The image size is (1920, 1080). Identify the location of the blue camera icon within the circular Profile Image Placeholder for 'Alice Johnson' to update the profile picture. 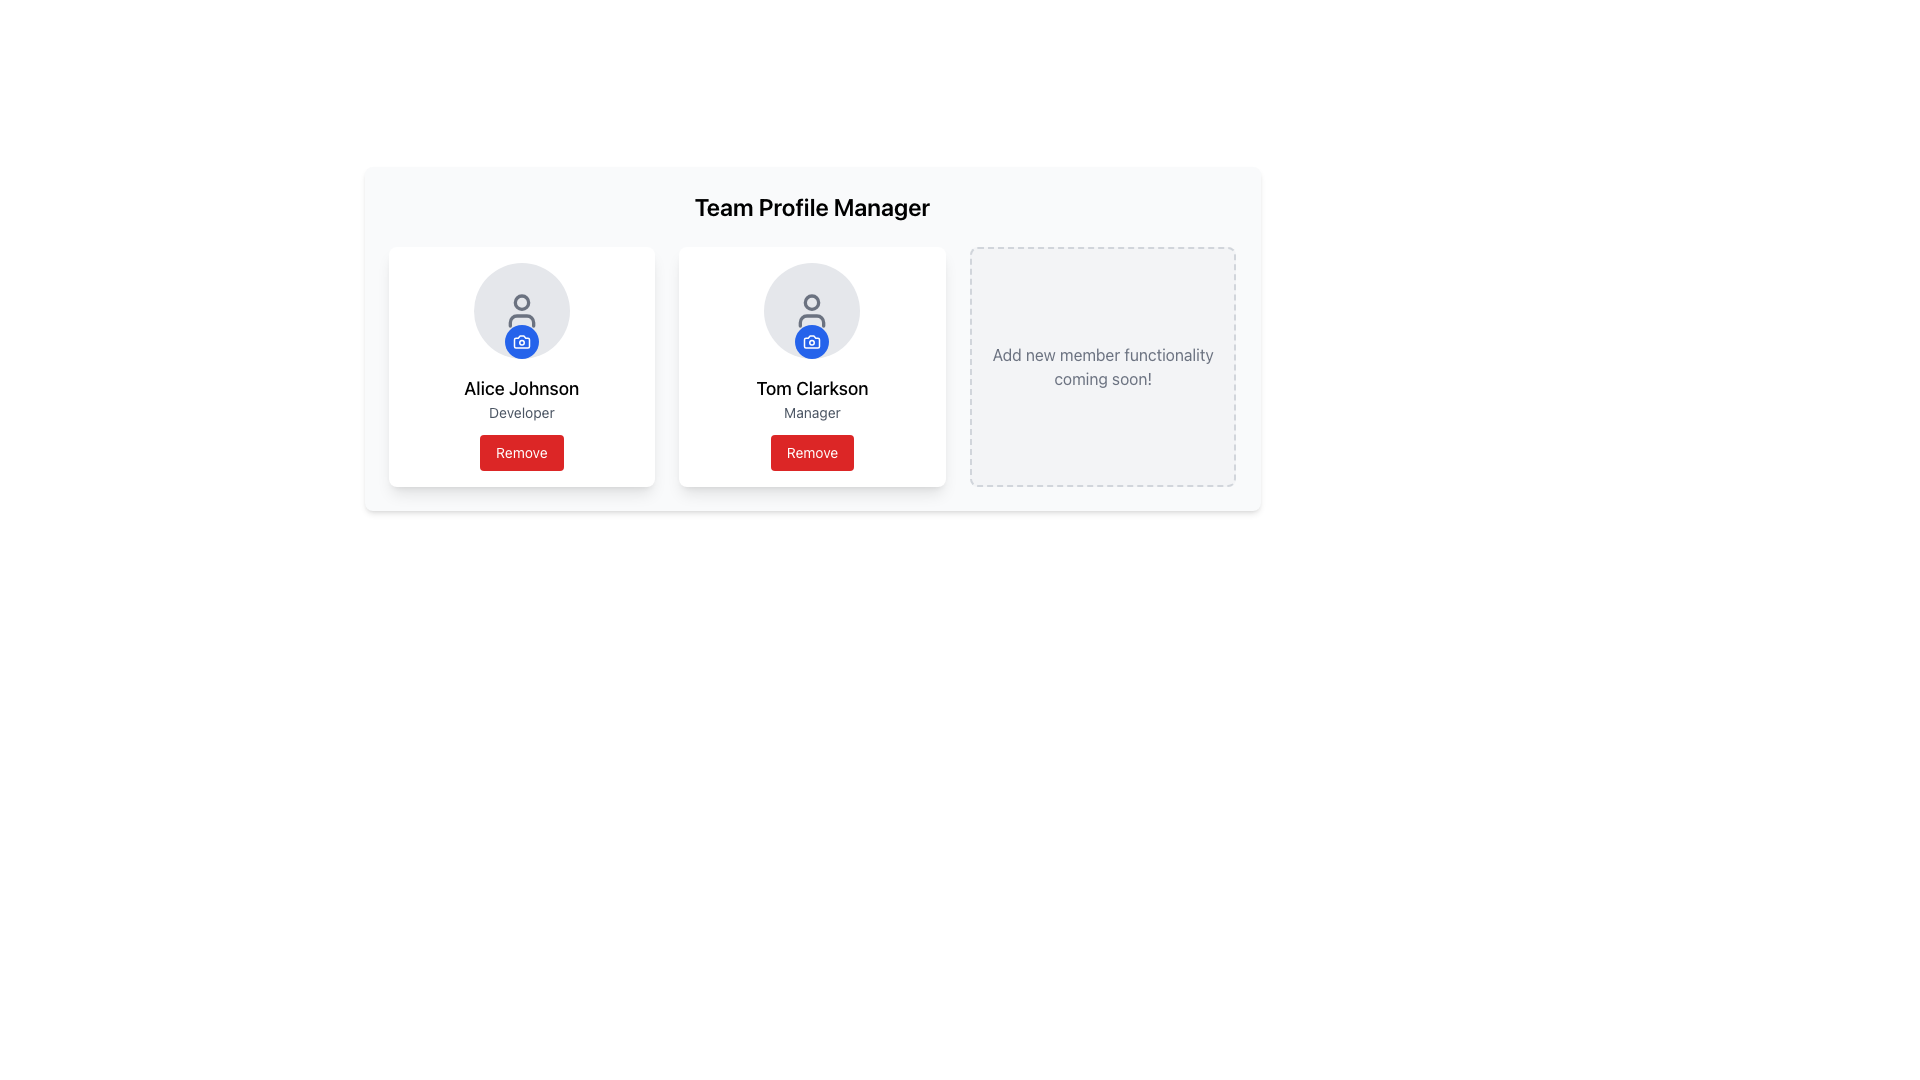
(521, 311).